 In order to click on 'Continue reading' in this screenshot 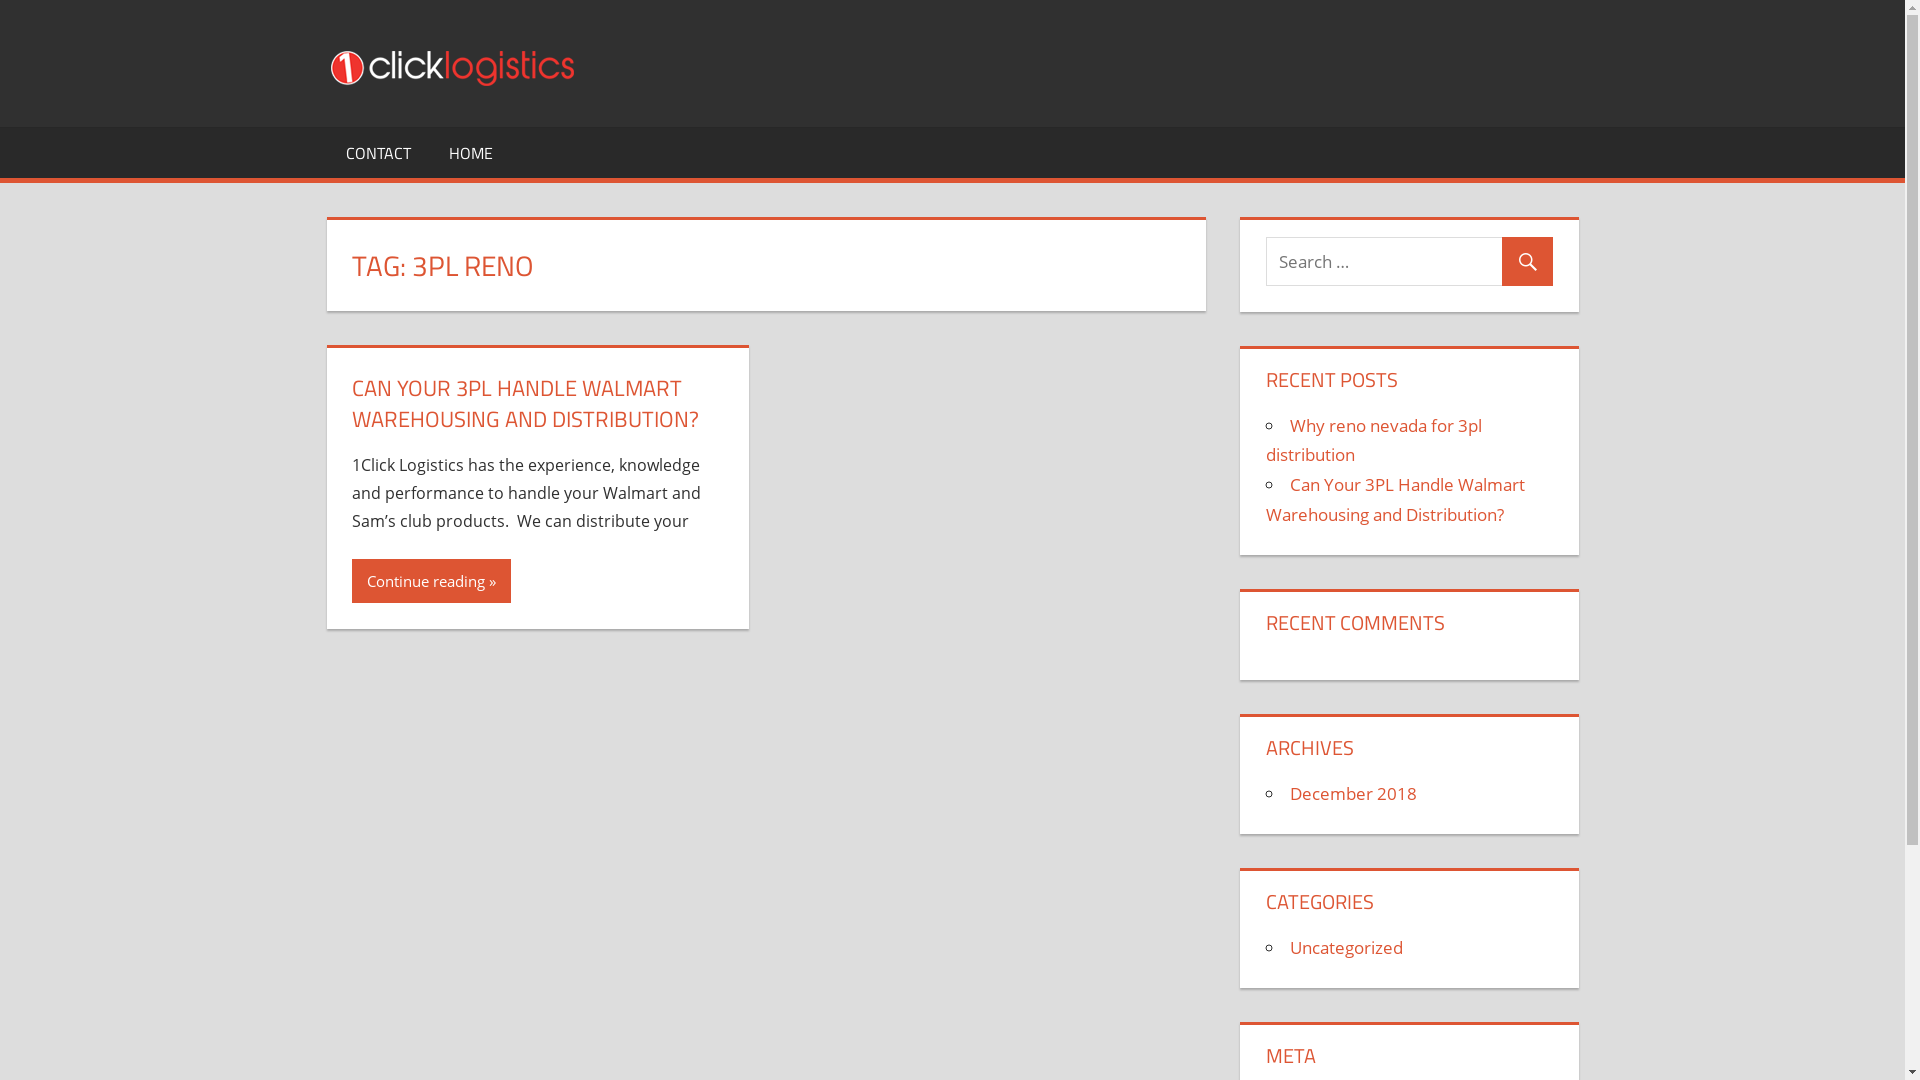, I will do `click(430, 581)`.